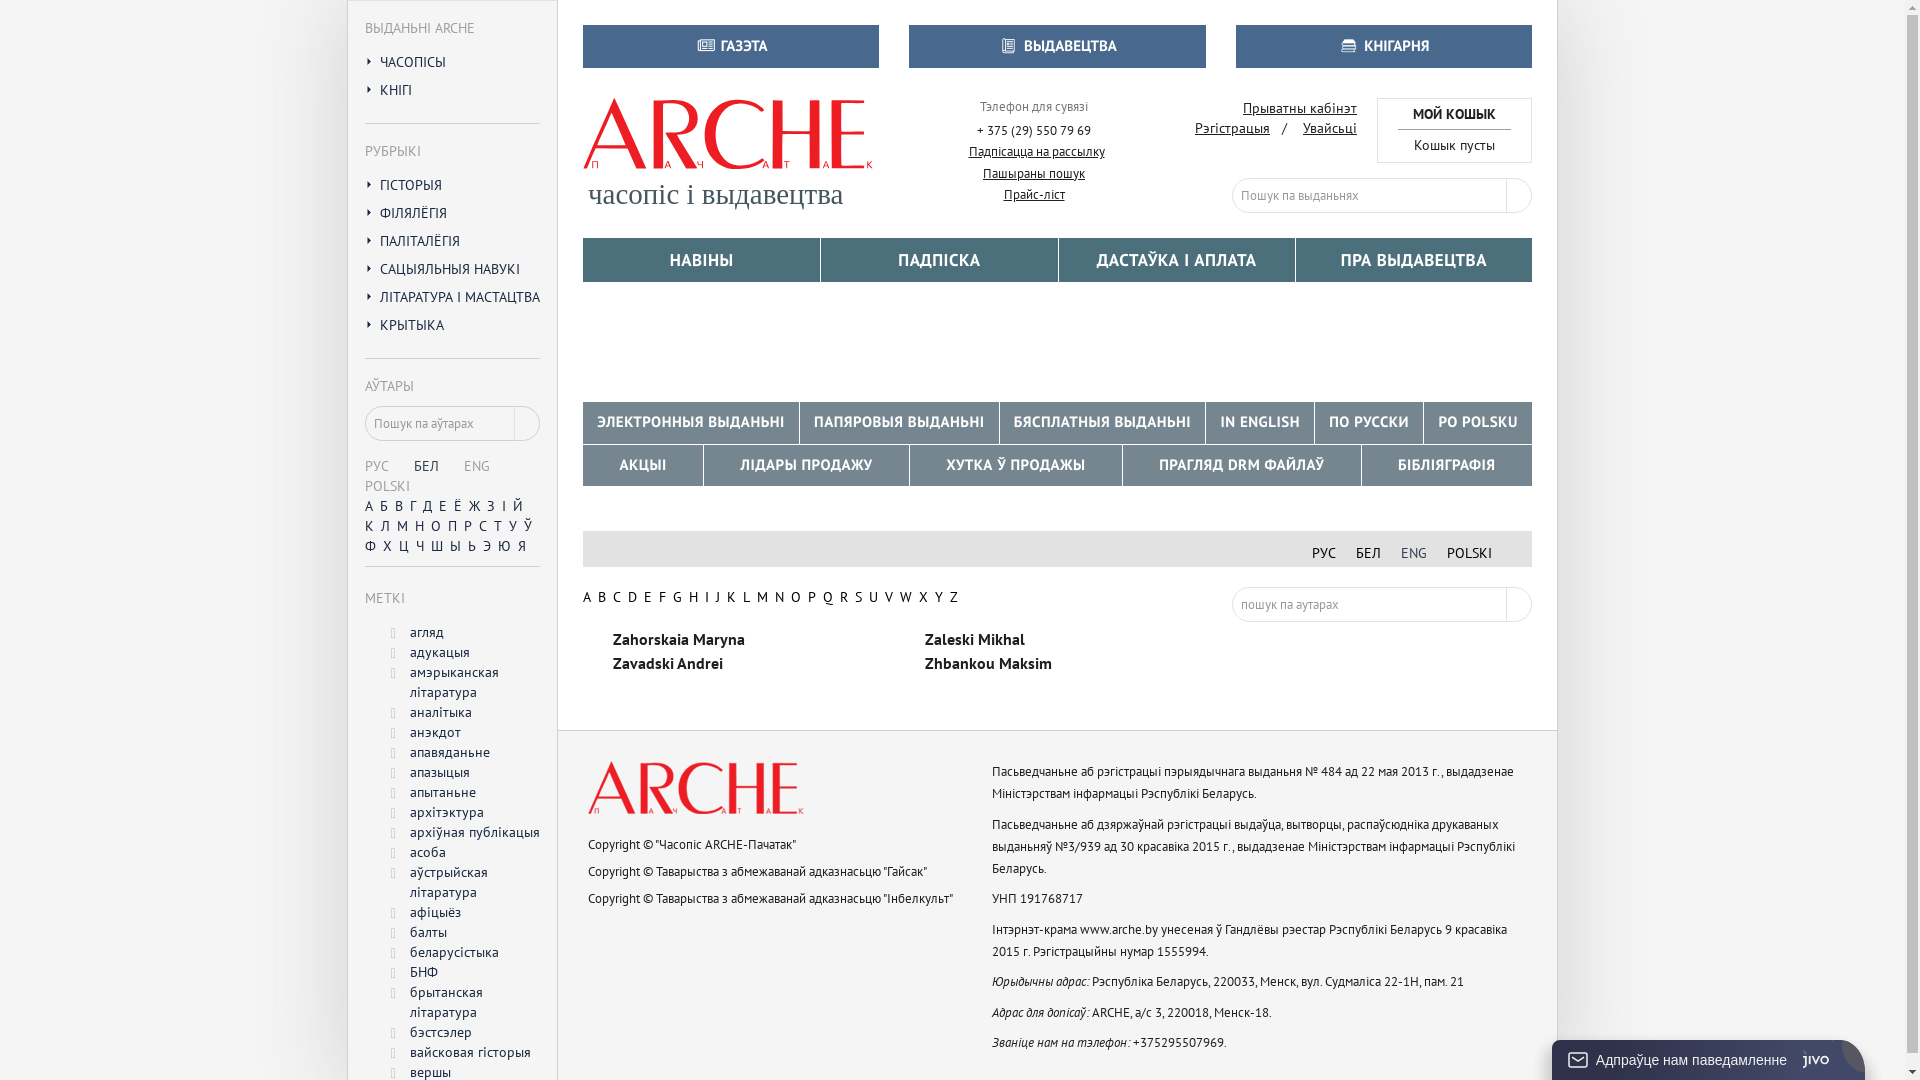  Describe the element at coordinates (1413, 552) in the screenshot. I see `'ENG'` at that location.